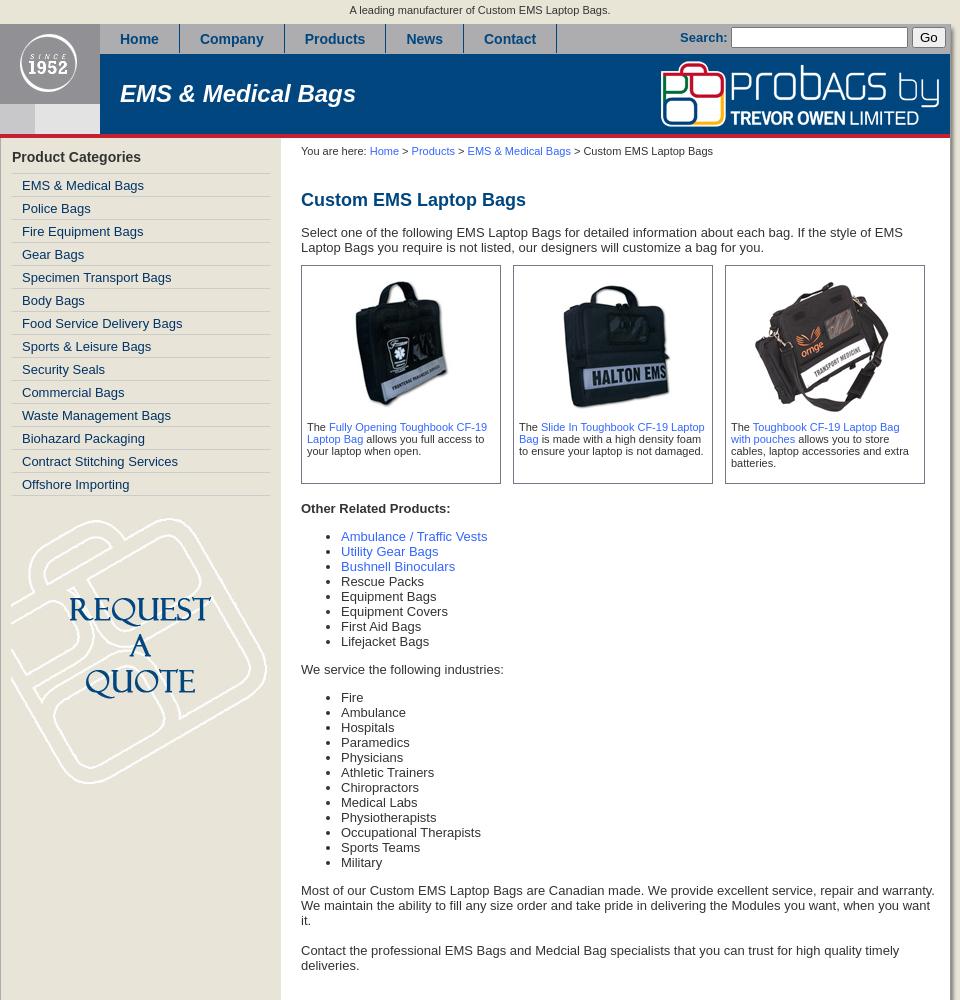 The width and height of the screenshot is (960, 1000). I want to click on 'Specimen Transport Bags', so click(96, 277).